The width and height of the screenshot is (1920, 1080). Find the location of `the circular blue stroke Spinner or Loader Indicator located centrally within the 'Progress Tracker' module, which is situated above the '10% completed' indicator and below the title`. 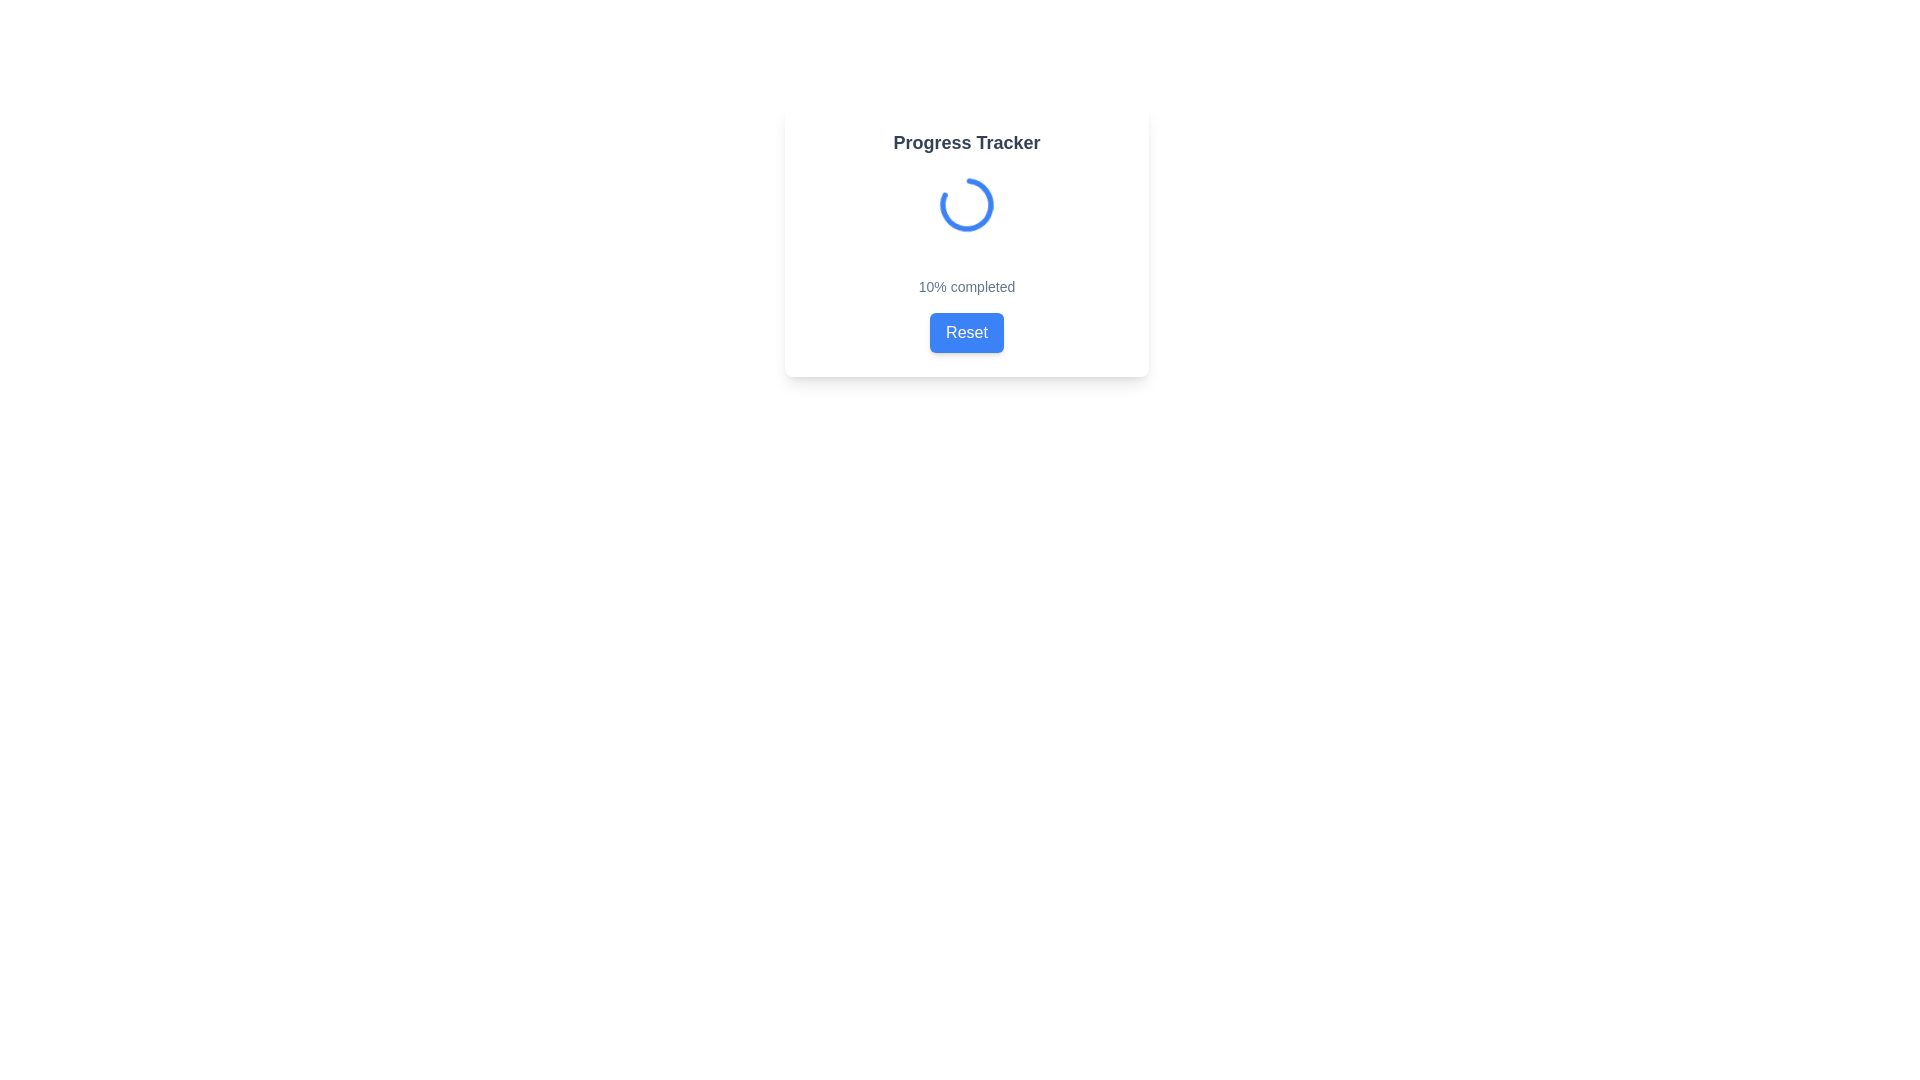

the circular blue stroke Spinner or Loader Indicator located centrally within the 'Progress Tracker' module, which is situated above the '10% completed' indicator and below the title is located at coordinates (966, 204).